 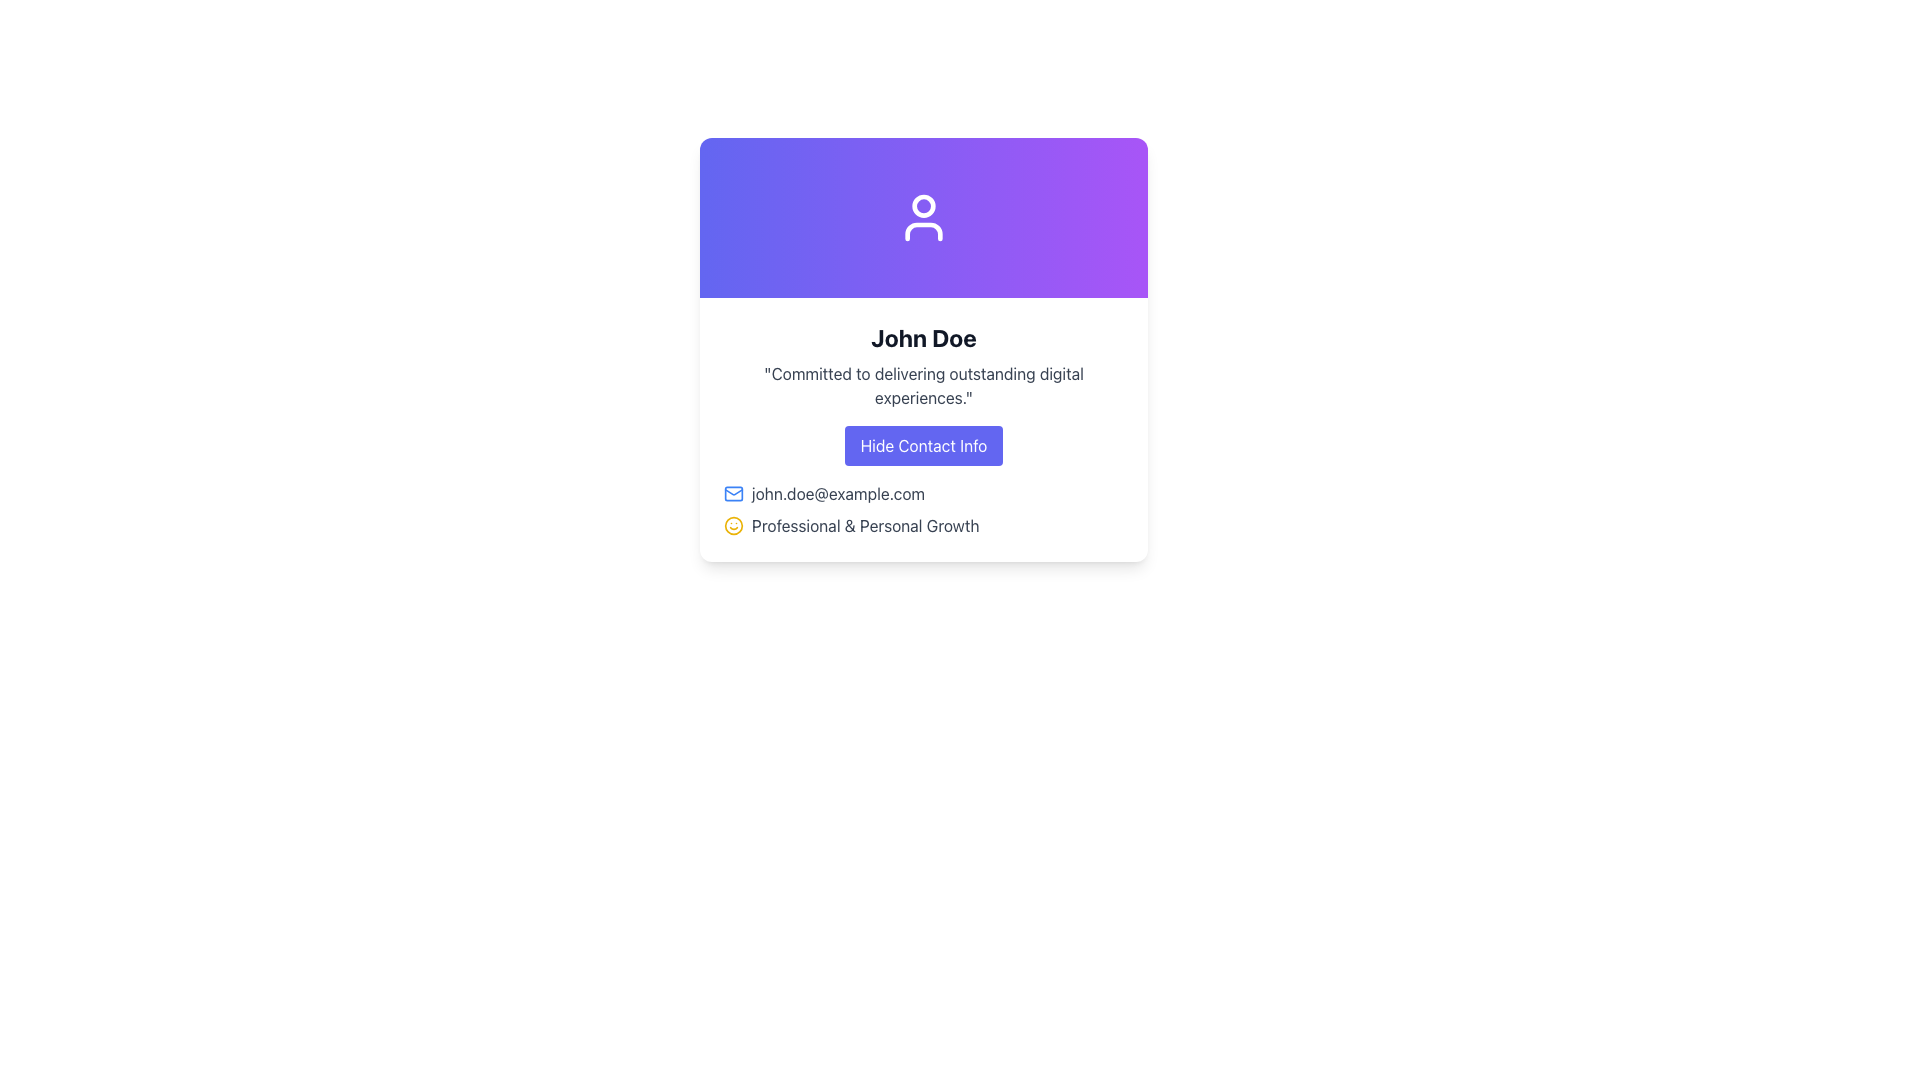 I want to click on the text label displaying 'John Doe', which is prominently styled in bold and large dark gray font, located at the top center of the card interface, so click(x=923, y=337).